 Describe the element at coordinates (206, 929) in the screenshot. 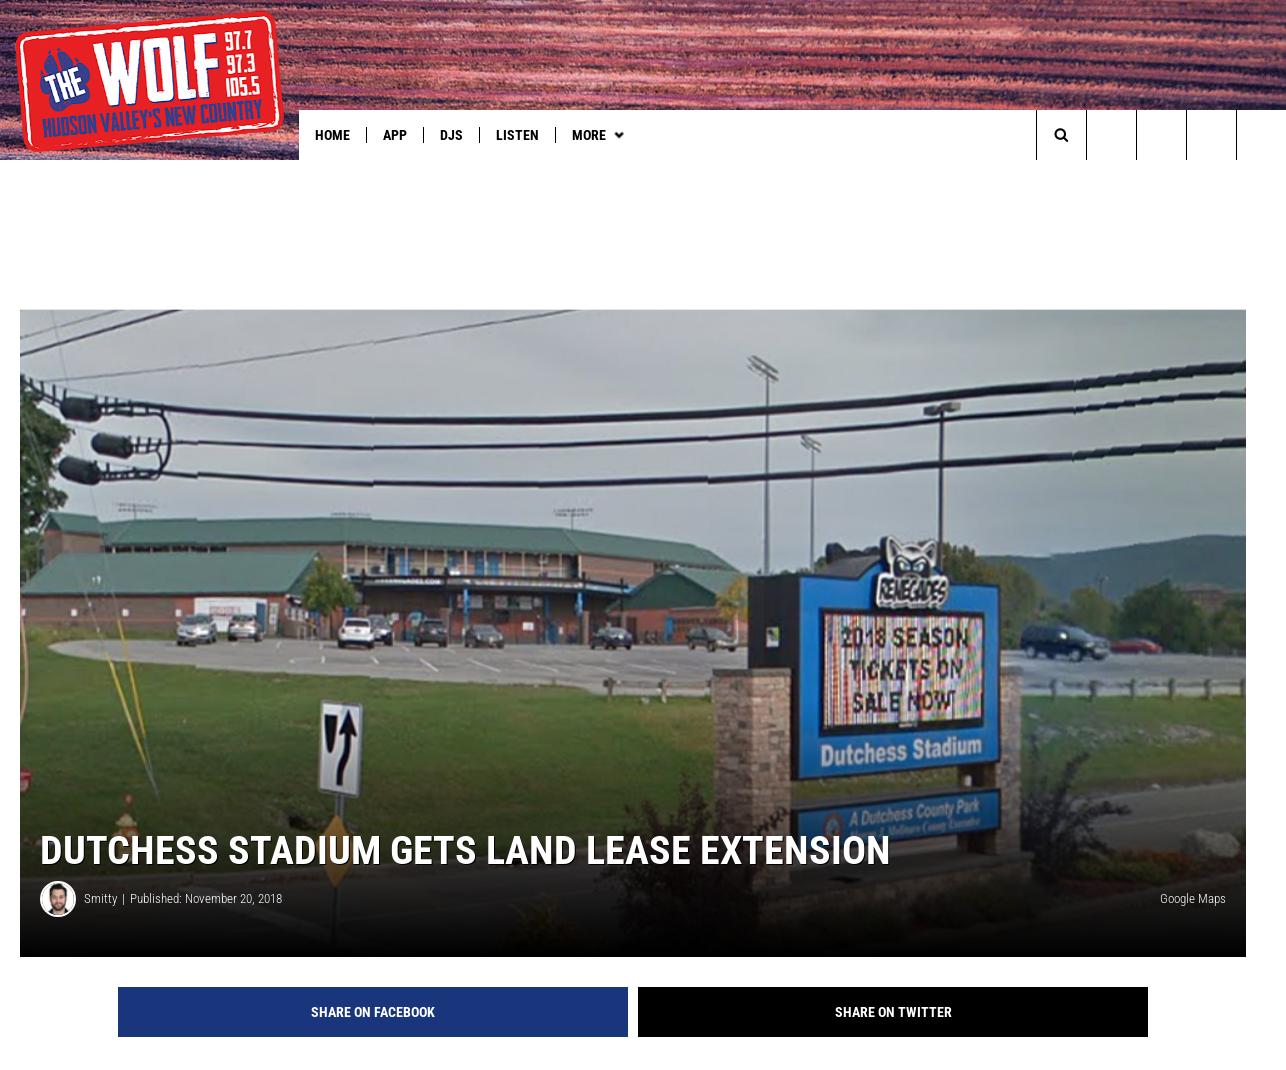

I see `'Published: November 20, 2018'` at that location.